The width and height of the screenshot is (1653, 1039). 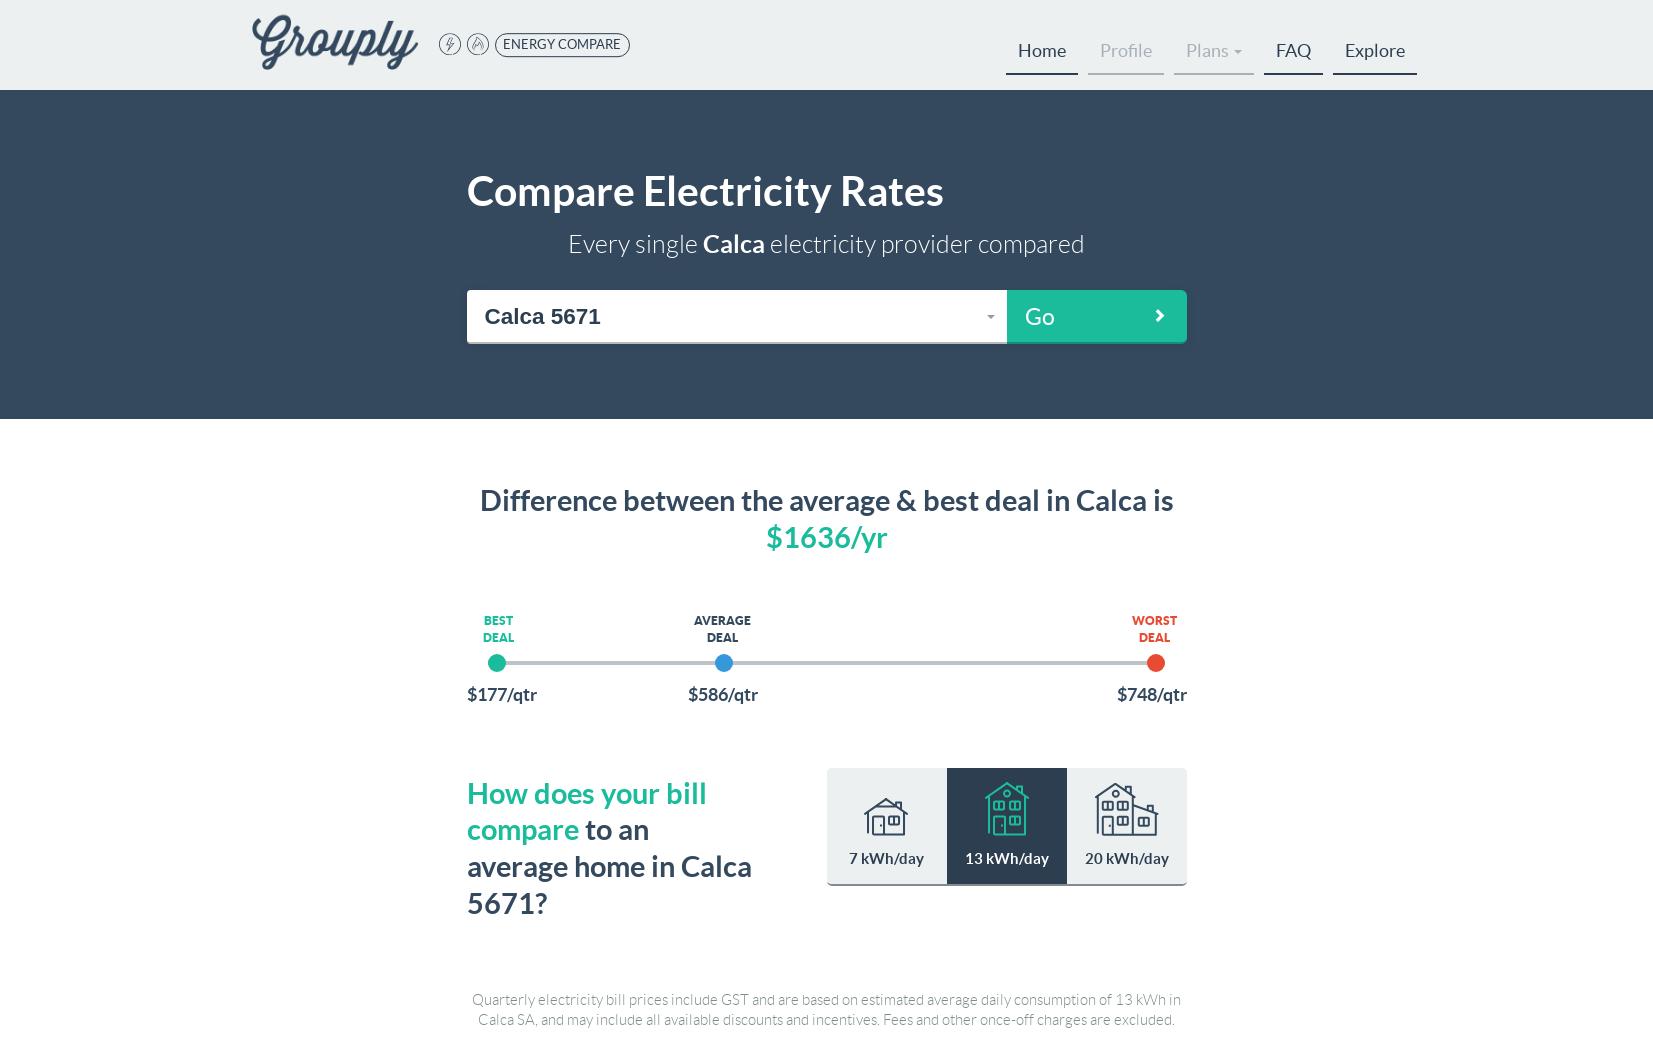 I want to click on '$', so click(x=772, y=536).